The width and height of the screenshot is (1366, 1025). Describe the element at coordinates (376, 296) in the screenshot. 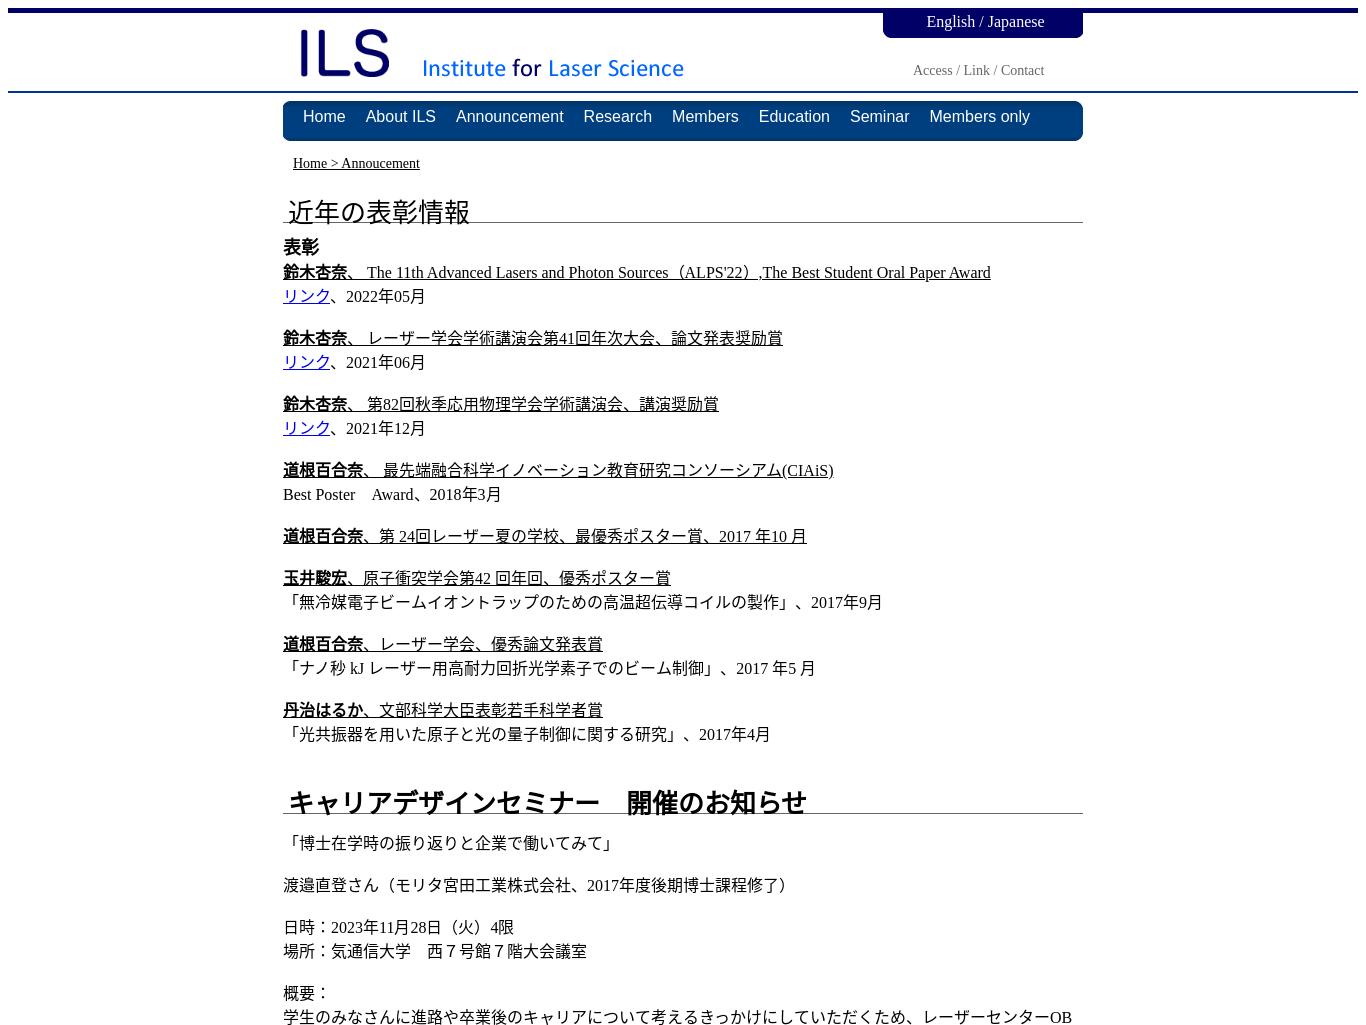

I see `'、2022年05月'` at that location.